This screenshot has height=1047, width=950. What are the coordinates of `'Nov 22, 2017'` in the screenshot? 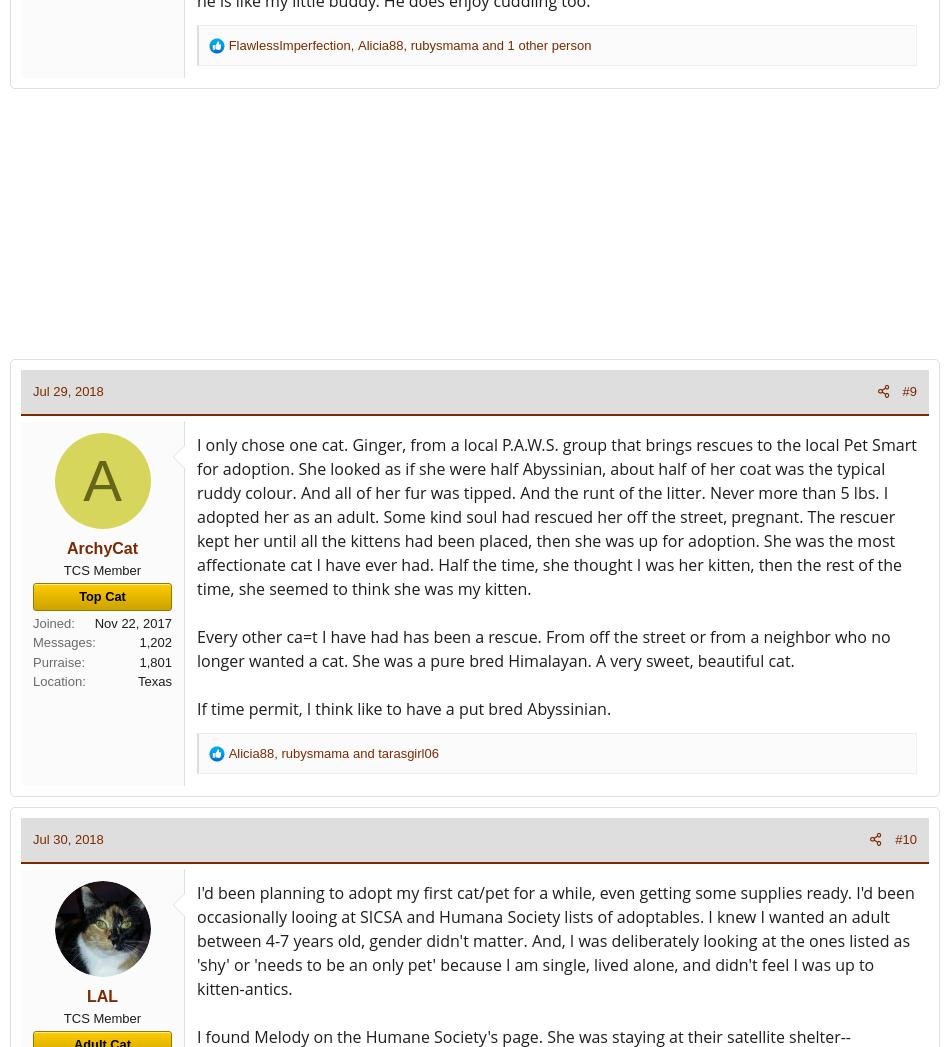 It's located at (133, 622).